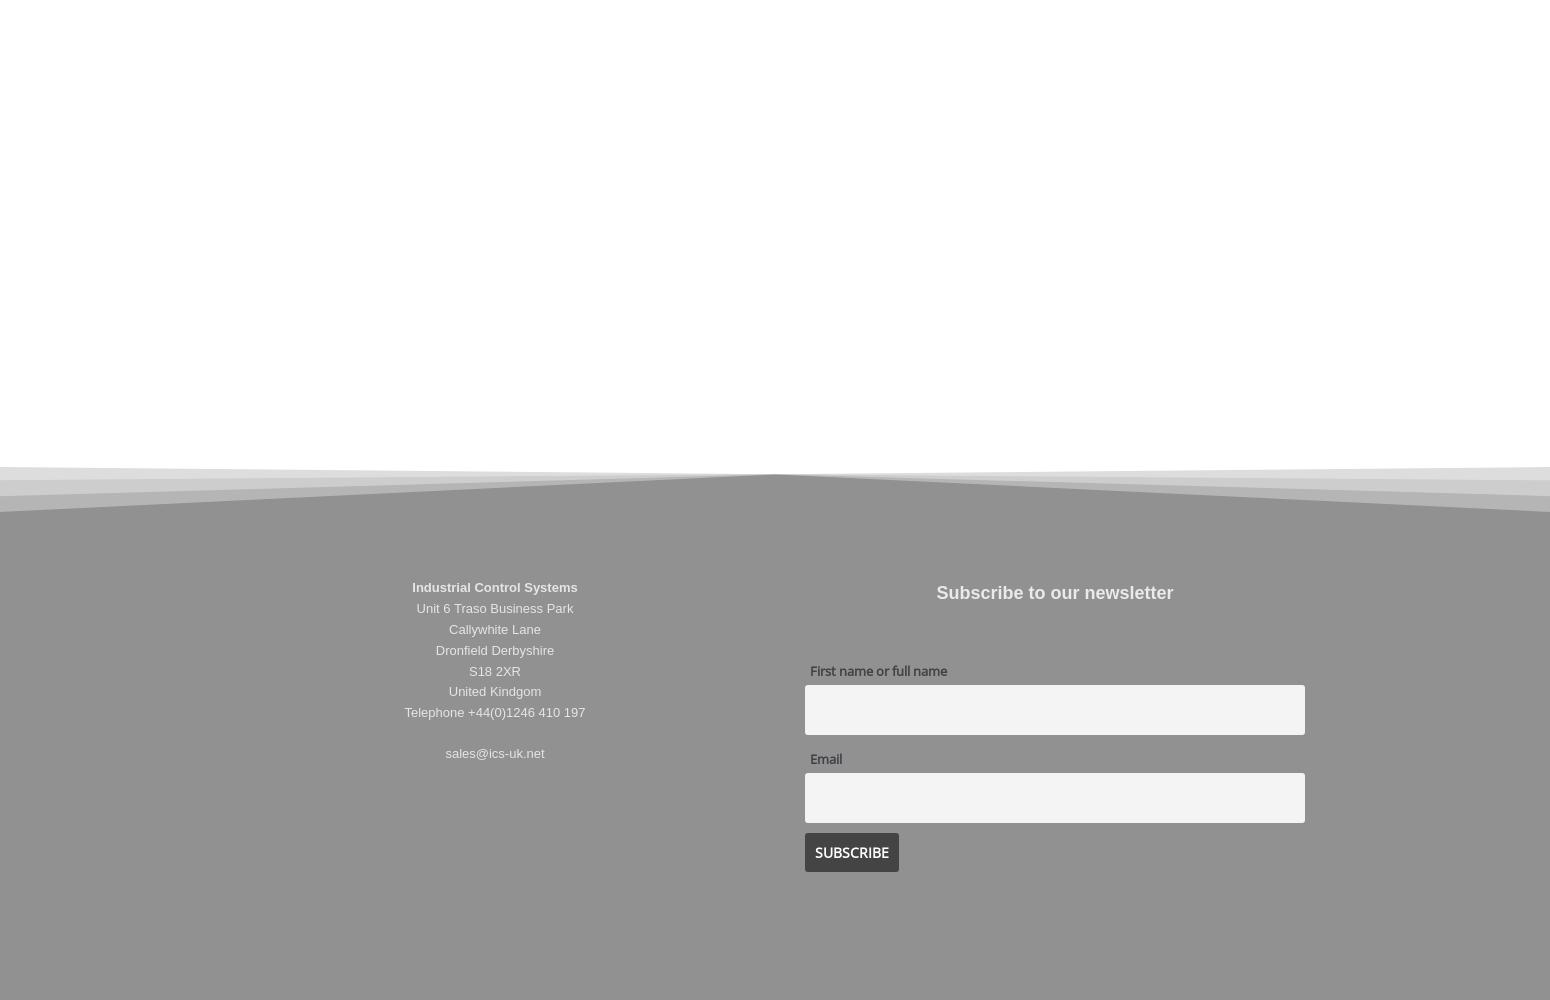 The image size is (1550, 1000). I want to click on 'Telephone +44(0)1246 410 197', so click(493, 711).